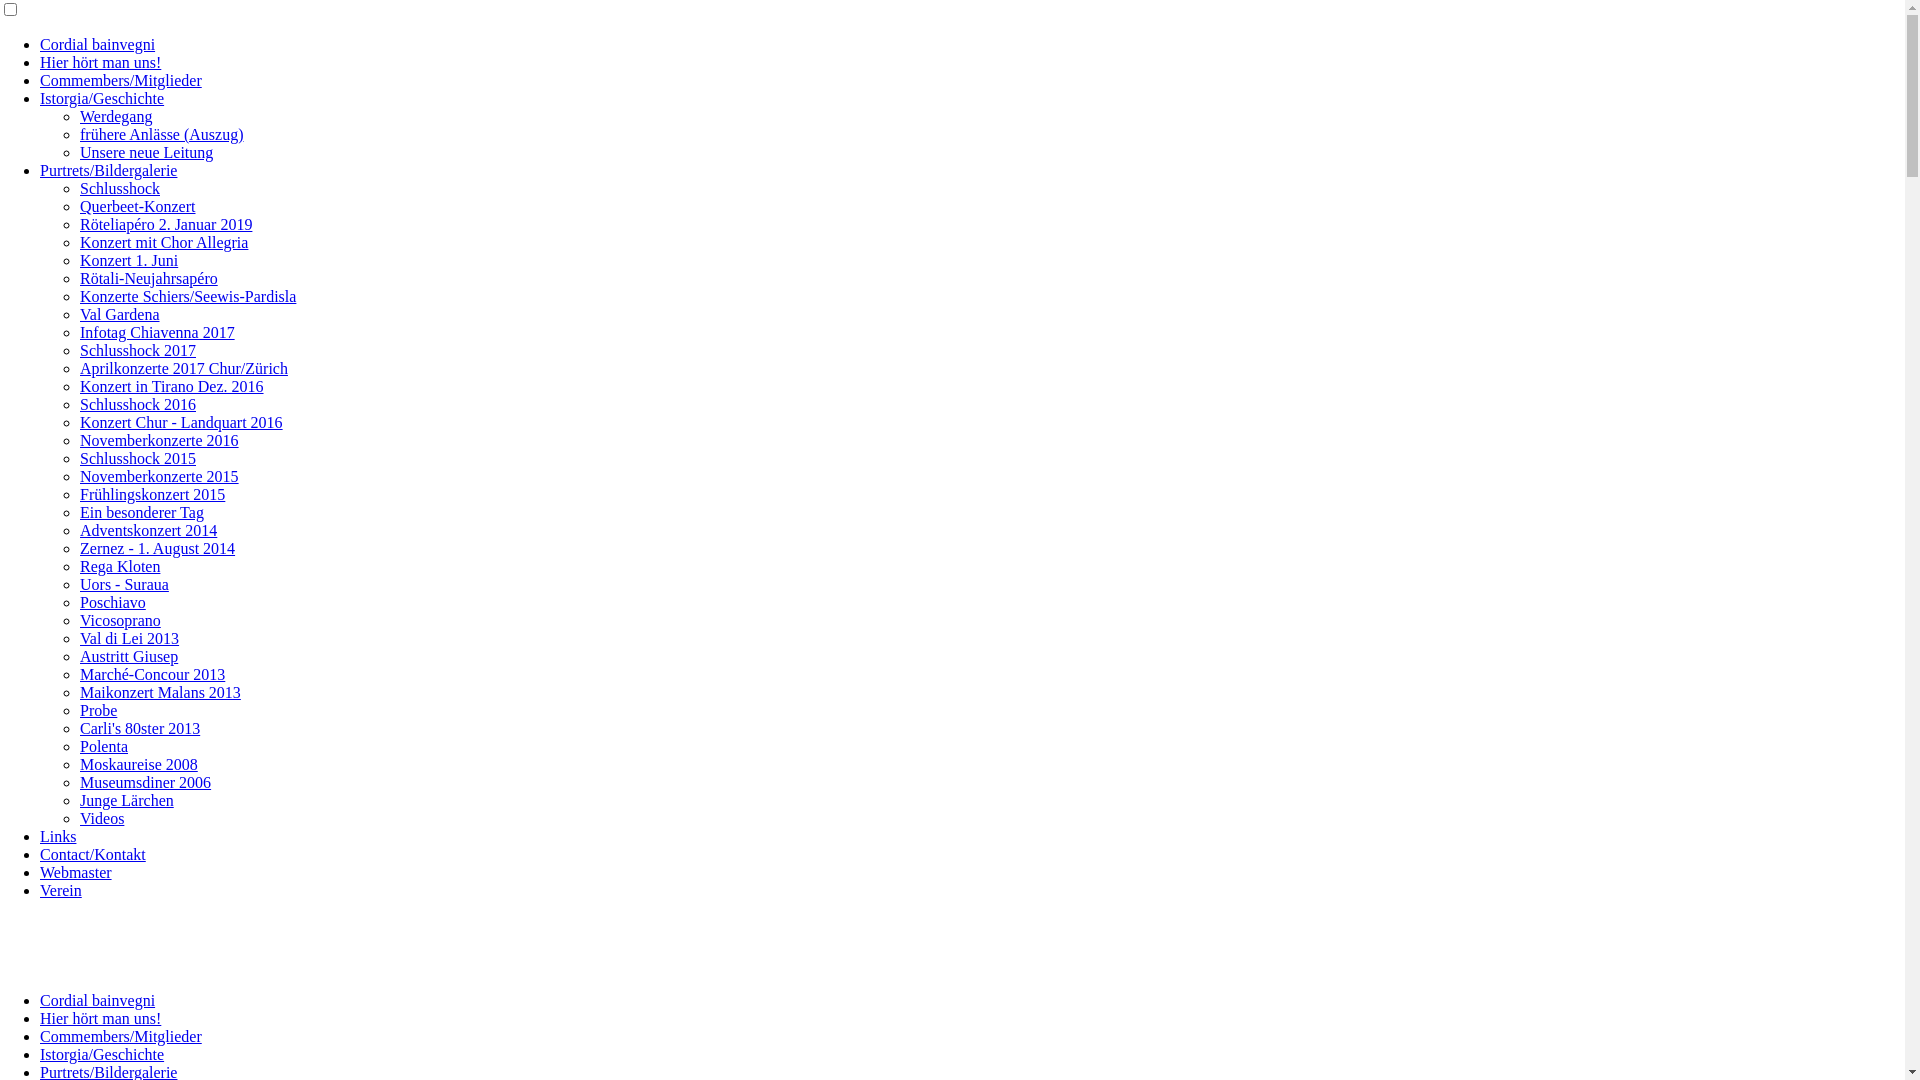 This screenshot has height=1080, width=1920. I want to click on 'Commembers/Mitglieder', so click(119, 1035).